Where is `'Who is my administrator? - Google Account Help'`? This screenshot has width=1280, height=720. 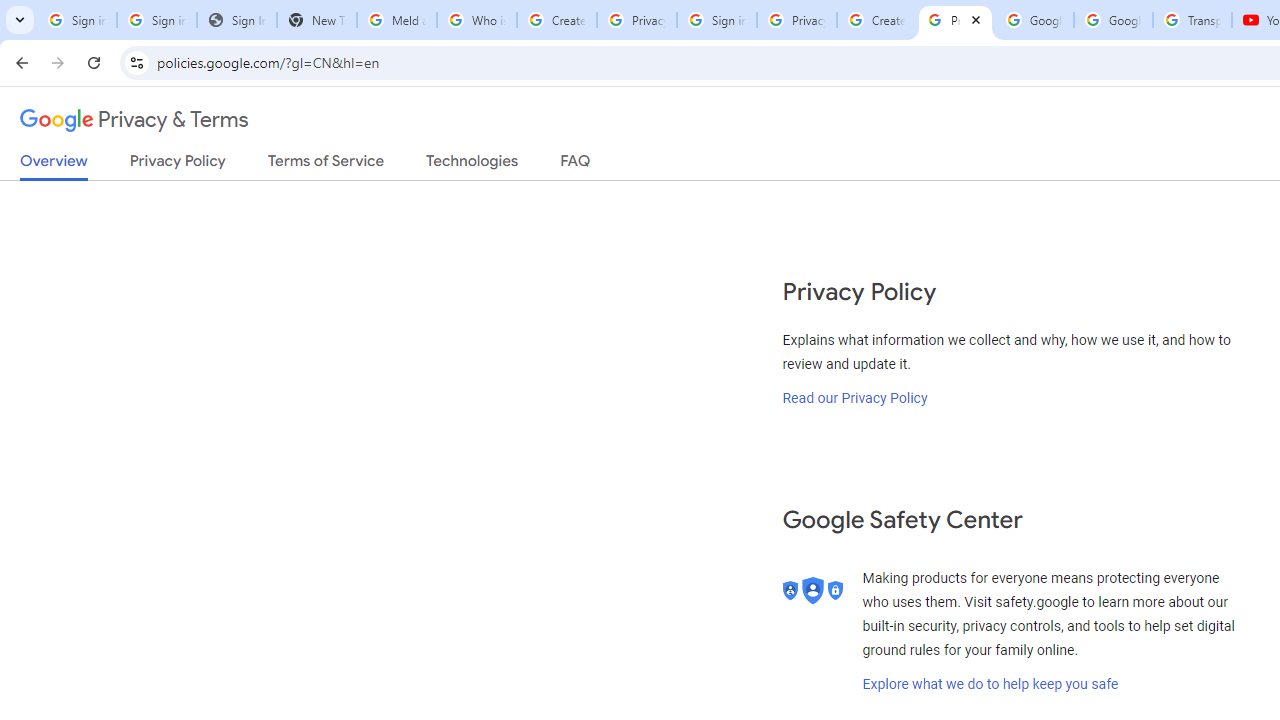 'Who is my administrator? - Google Account Help' is located at coordinates (475, 20).